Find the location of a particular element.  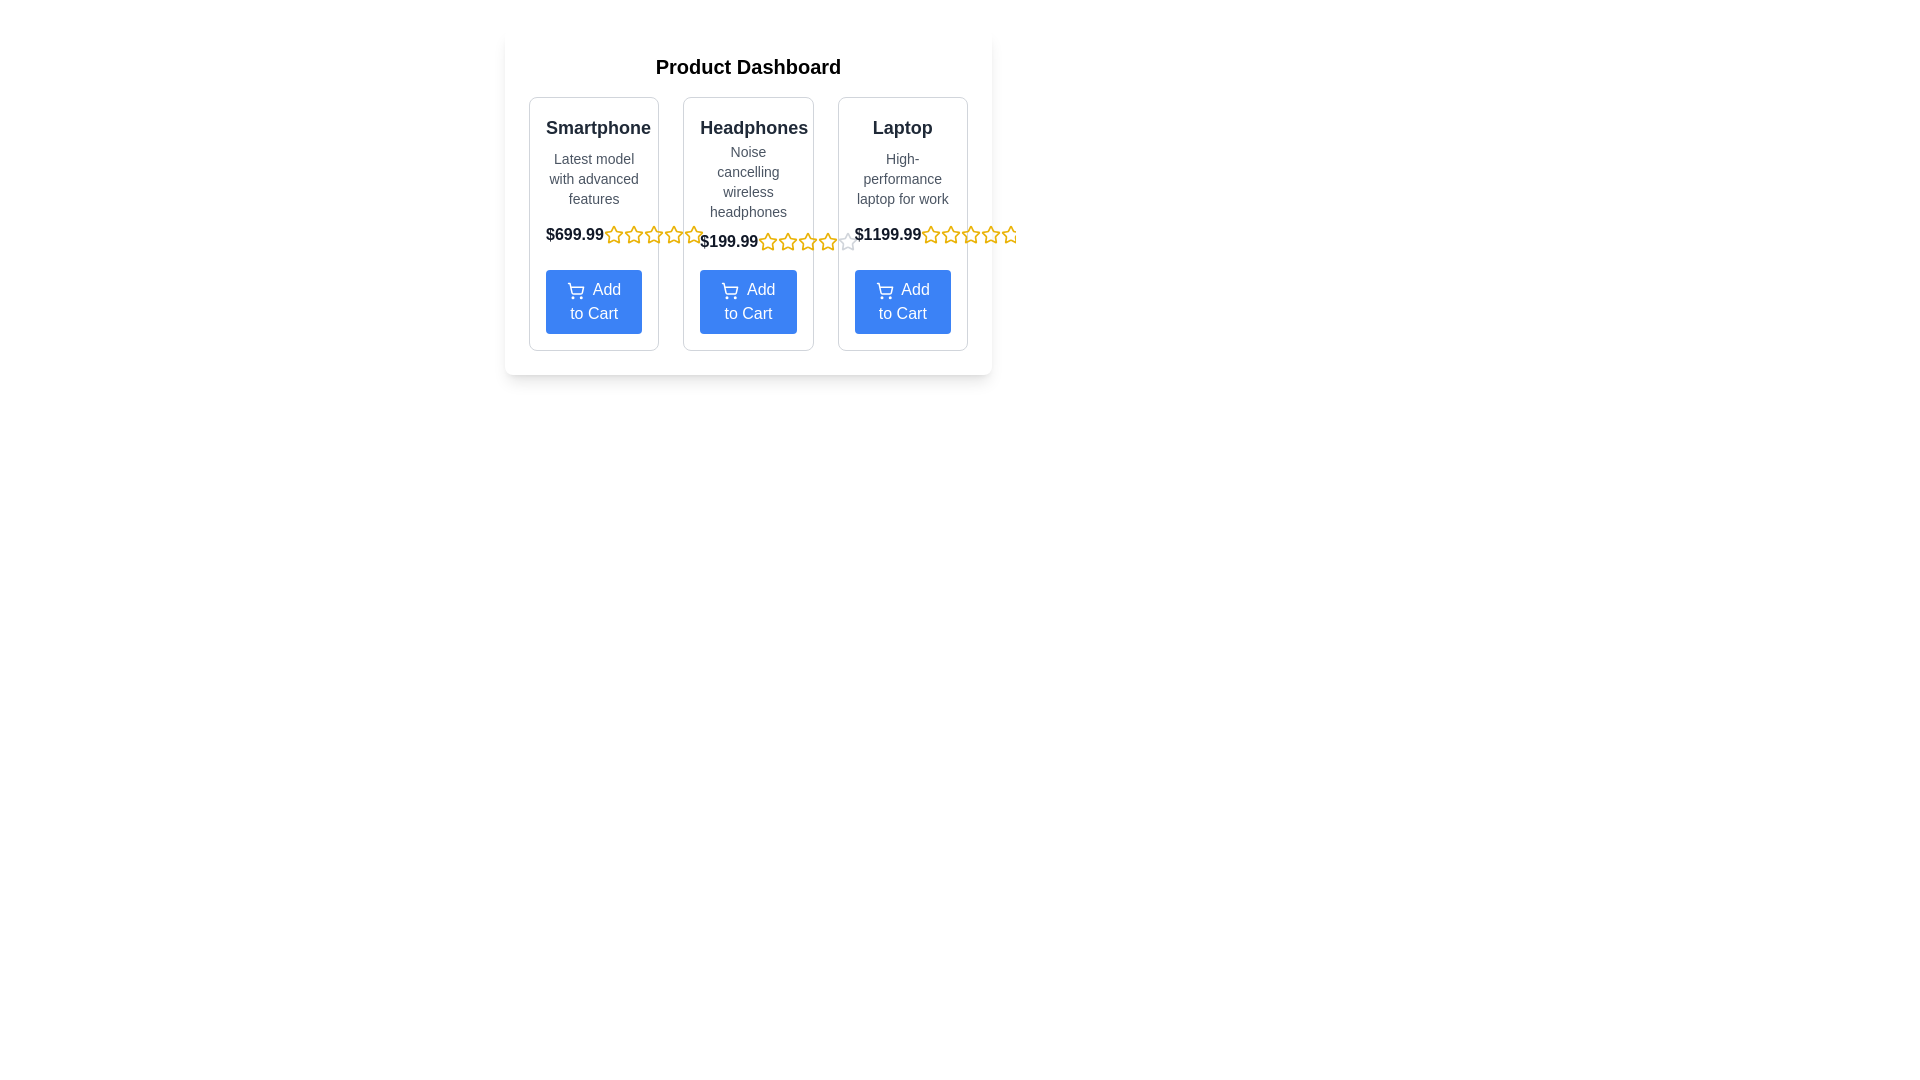

the fourth star-shaped icon is located at coordinates (673, 233).